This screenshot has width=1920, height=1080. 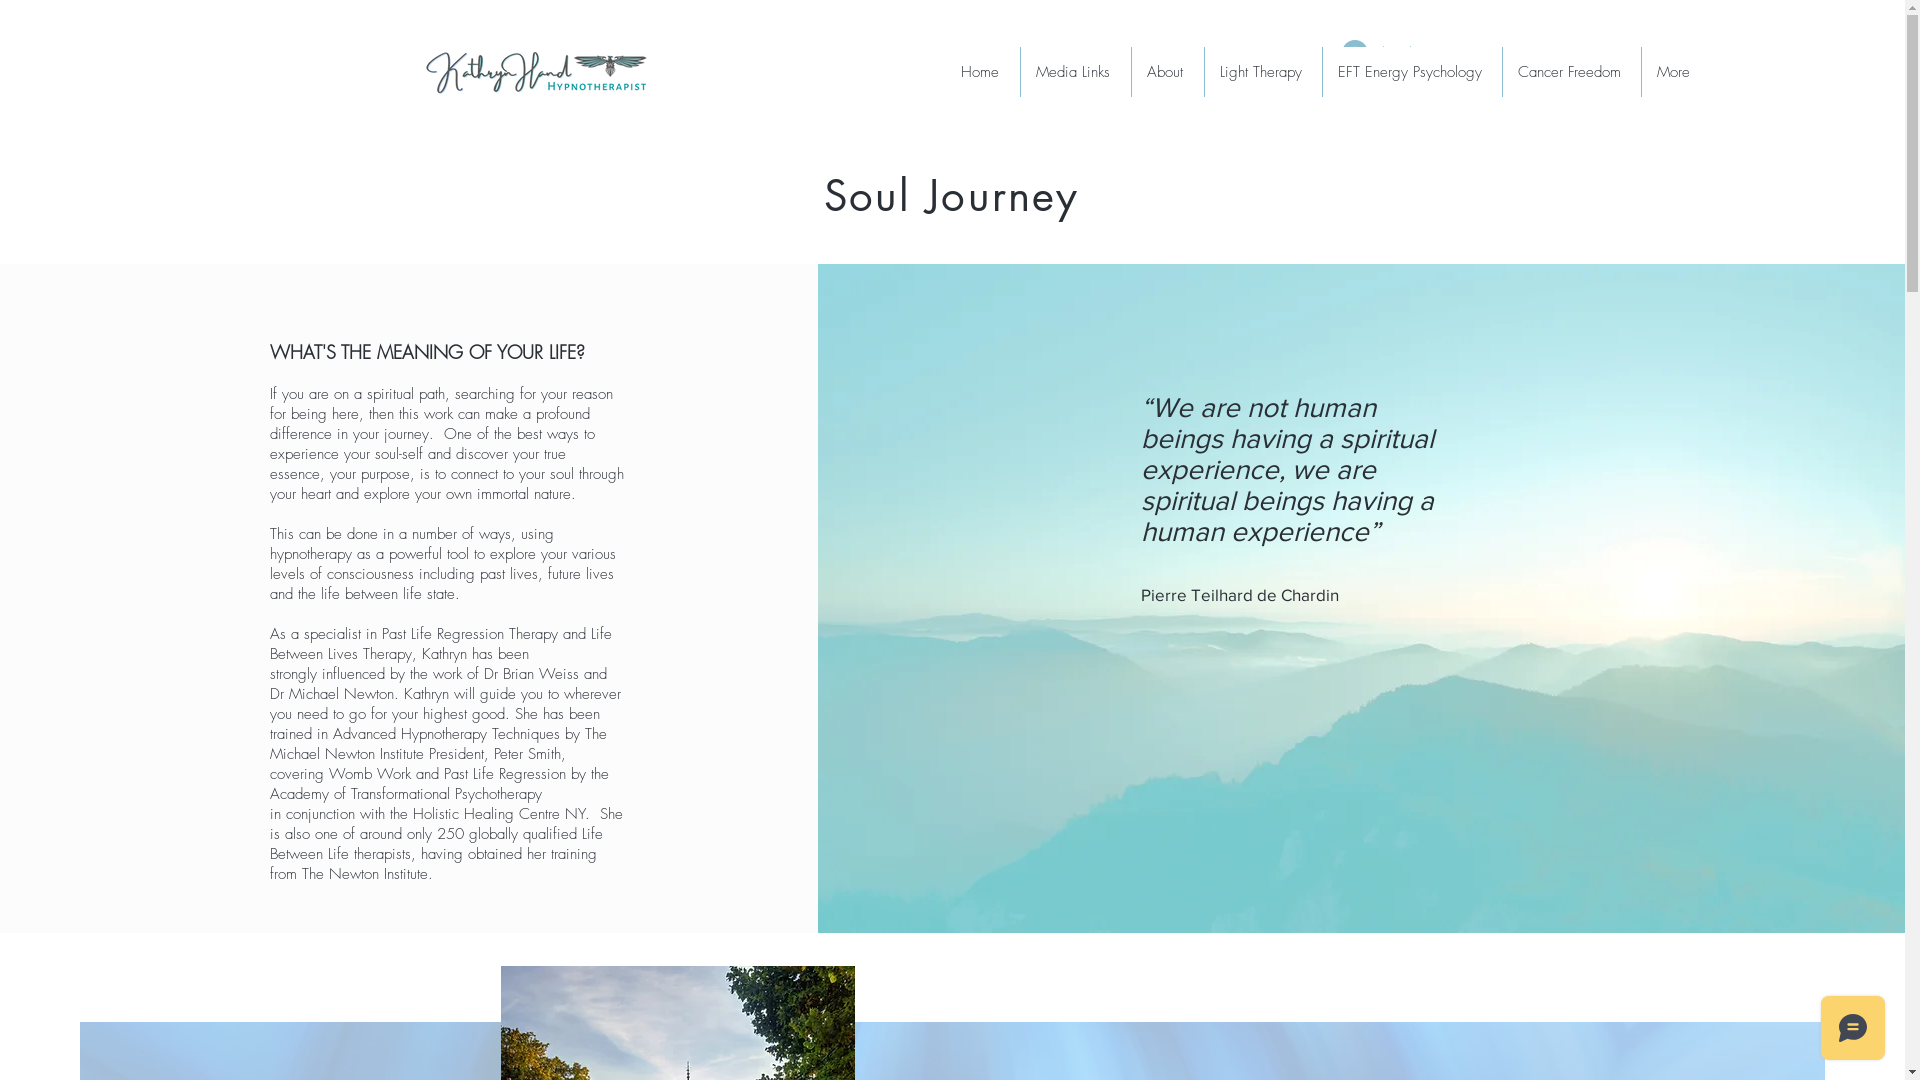 I want to click on 'Log In', so click(x=1379, y=52).